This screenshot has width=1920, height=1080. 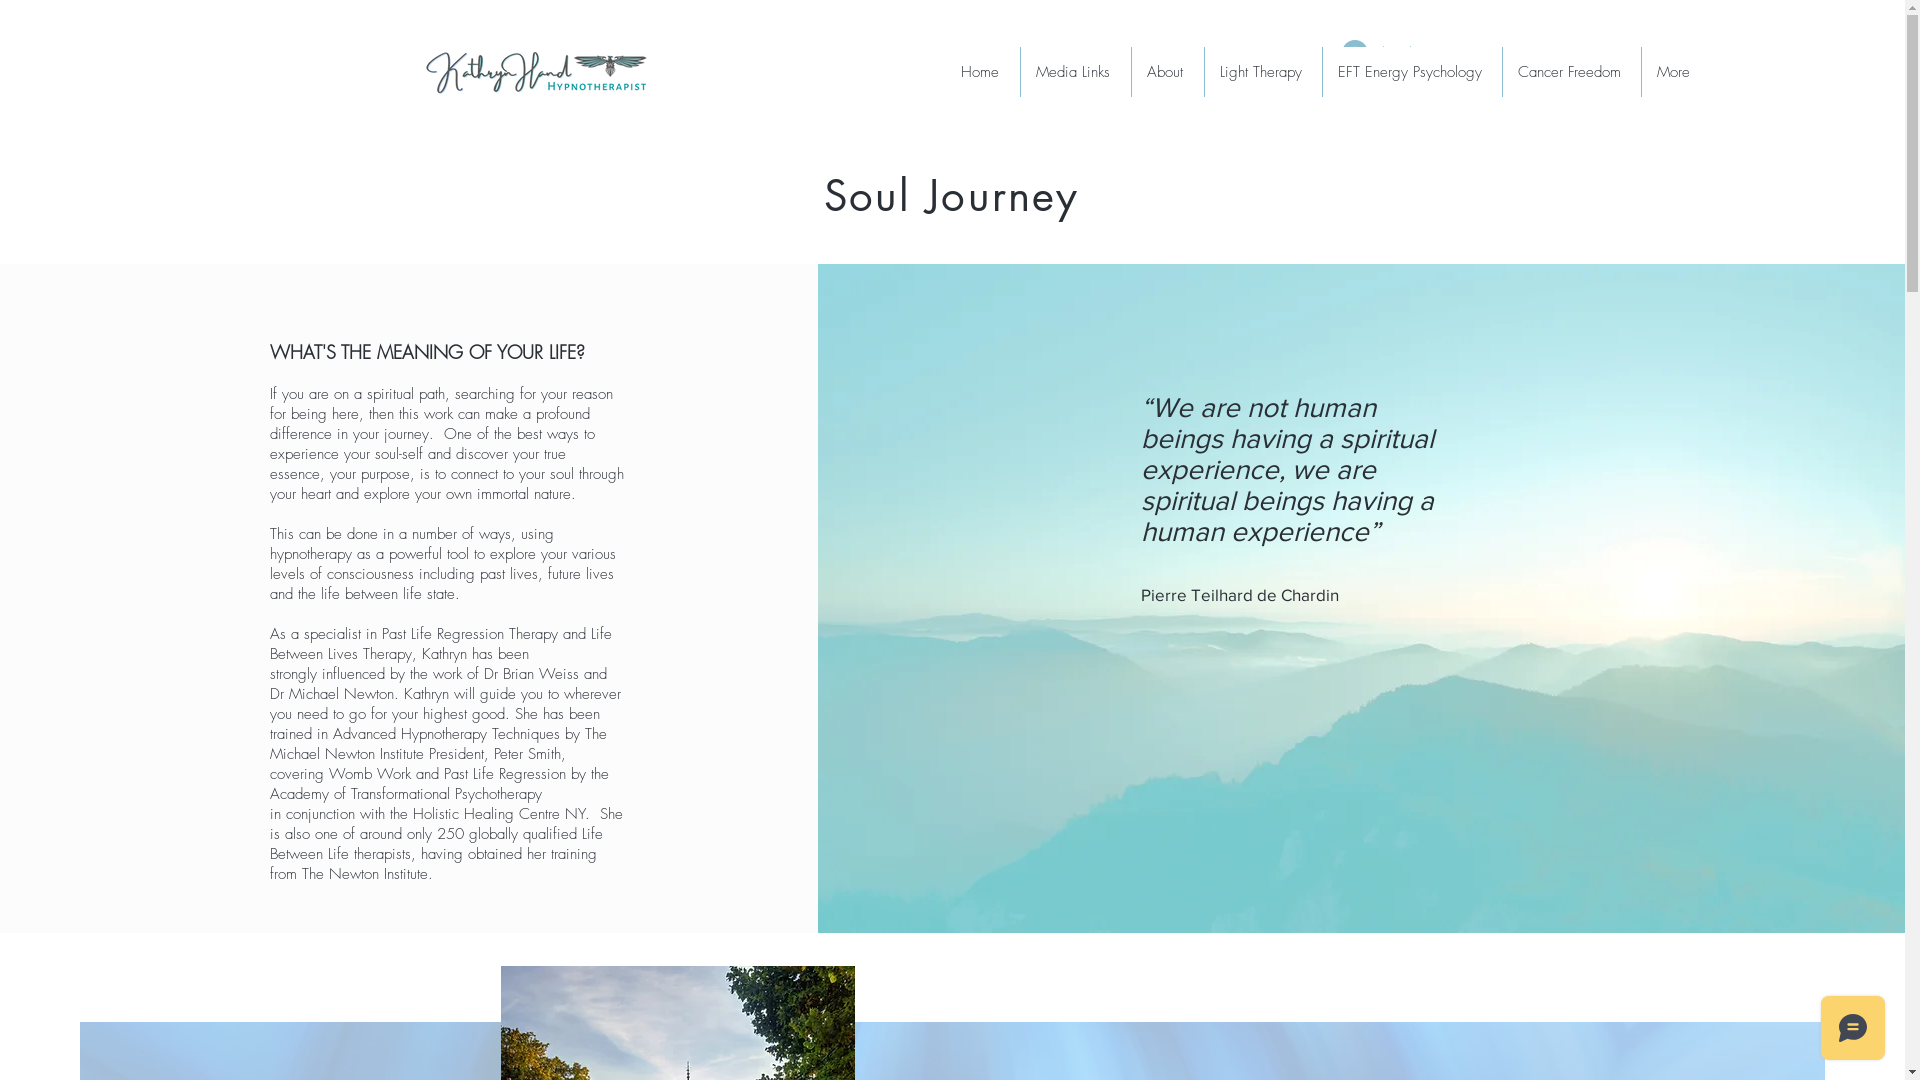 I want to click on 'Log In', so click(x=1379, y=52).